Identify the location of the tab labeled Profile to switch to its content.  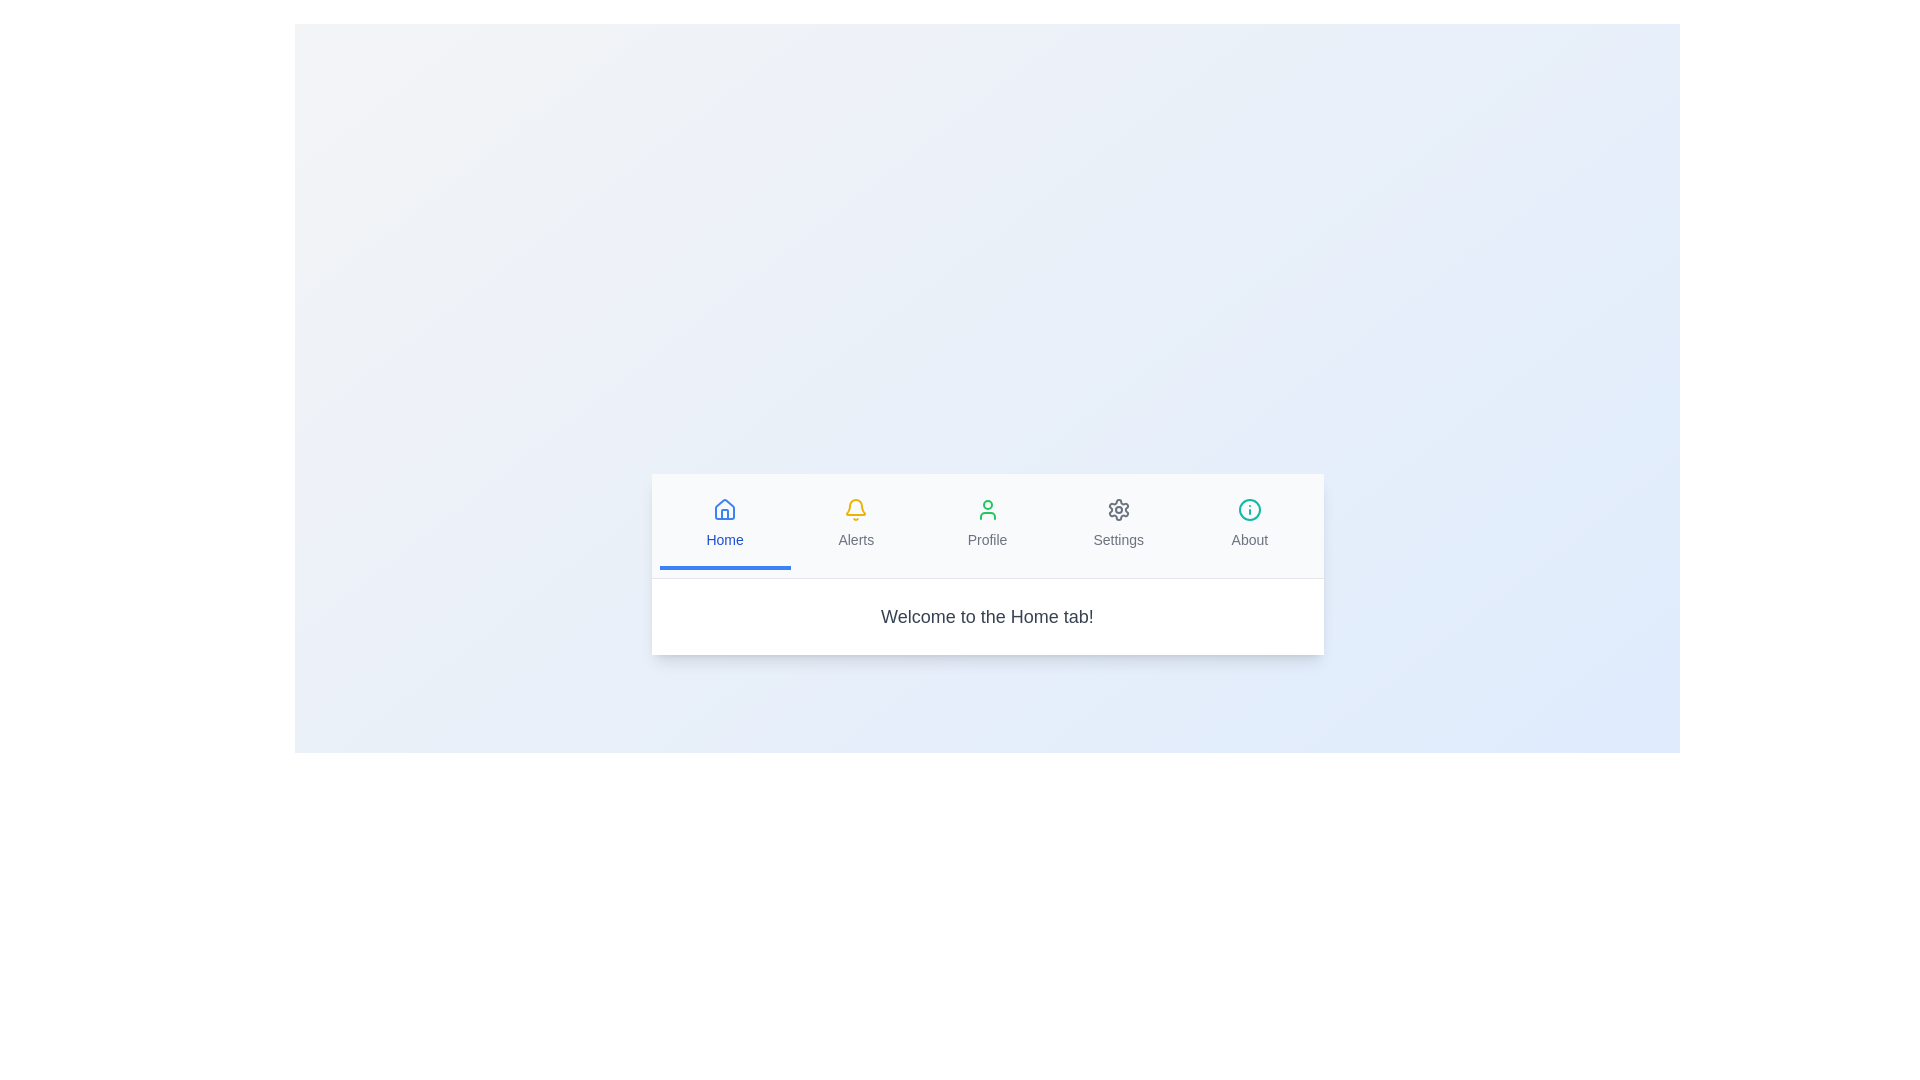
(987, 523).